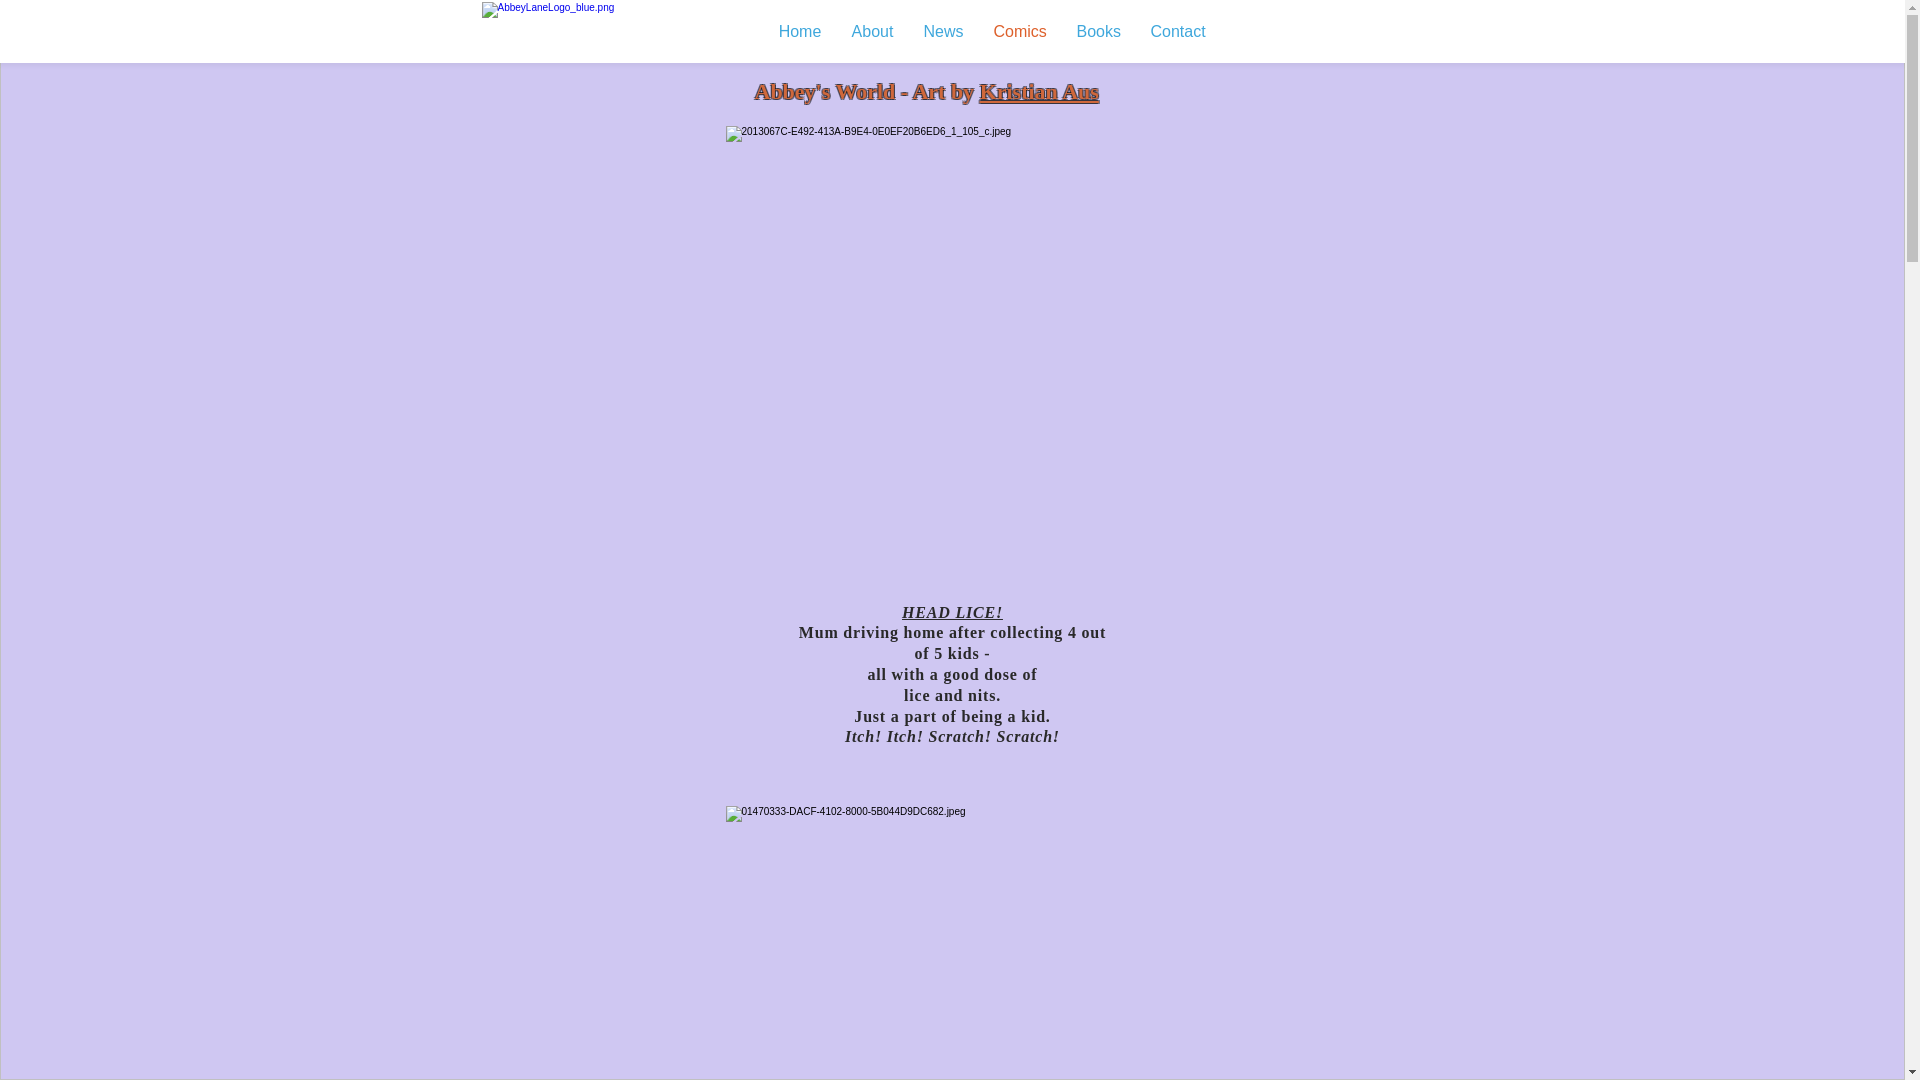 Image resolution: width=1920 pixels, height=1080 pixels. What do you see at coordinates (872, 31) in the screenshot?
I see `'About'` at bounding box center [872, 31].